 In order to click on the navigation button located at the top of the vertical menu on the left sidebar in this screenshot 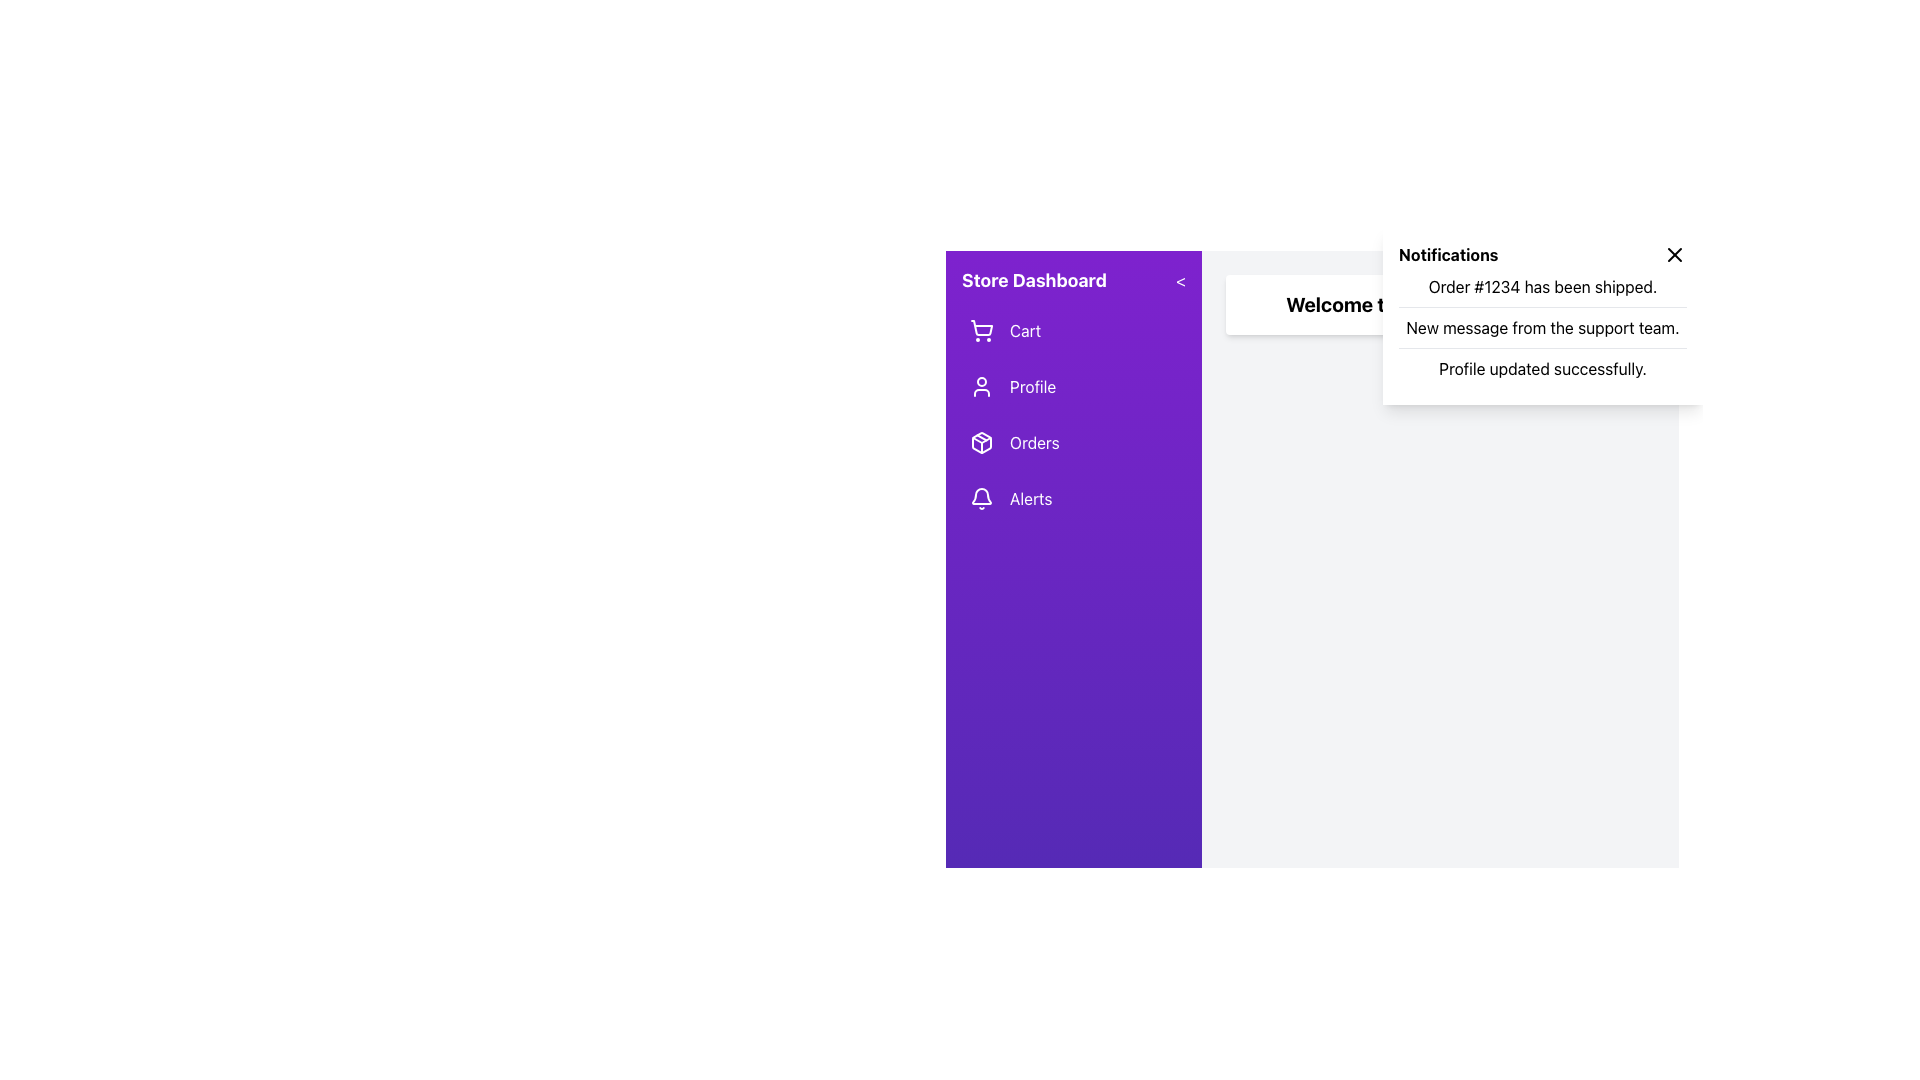, I will do `click(1073, 330)`.